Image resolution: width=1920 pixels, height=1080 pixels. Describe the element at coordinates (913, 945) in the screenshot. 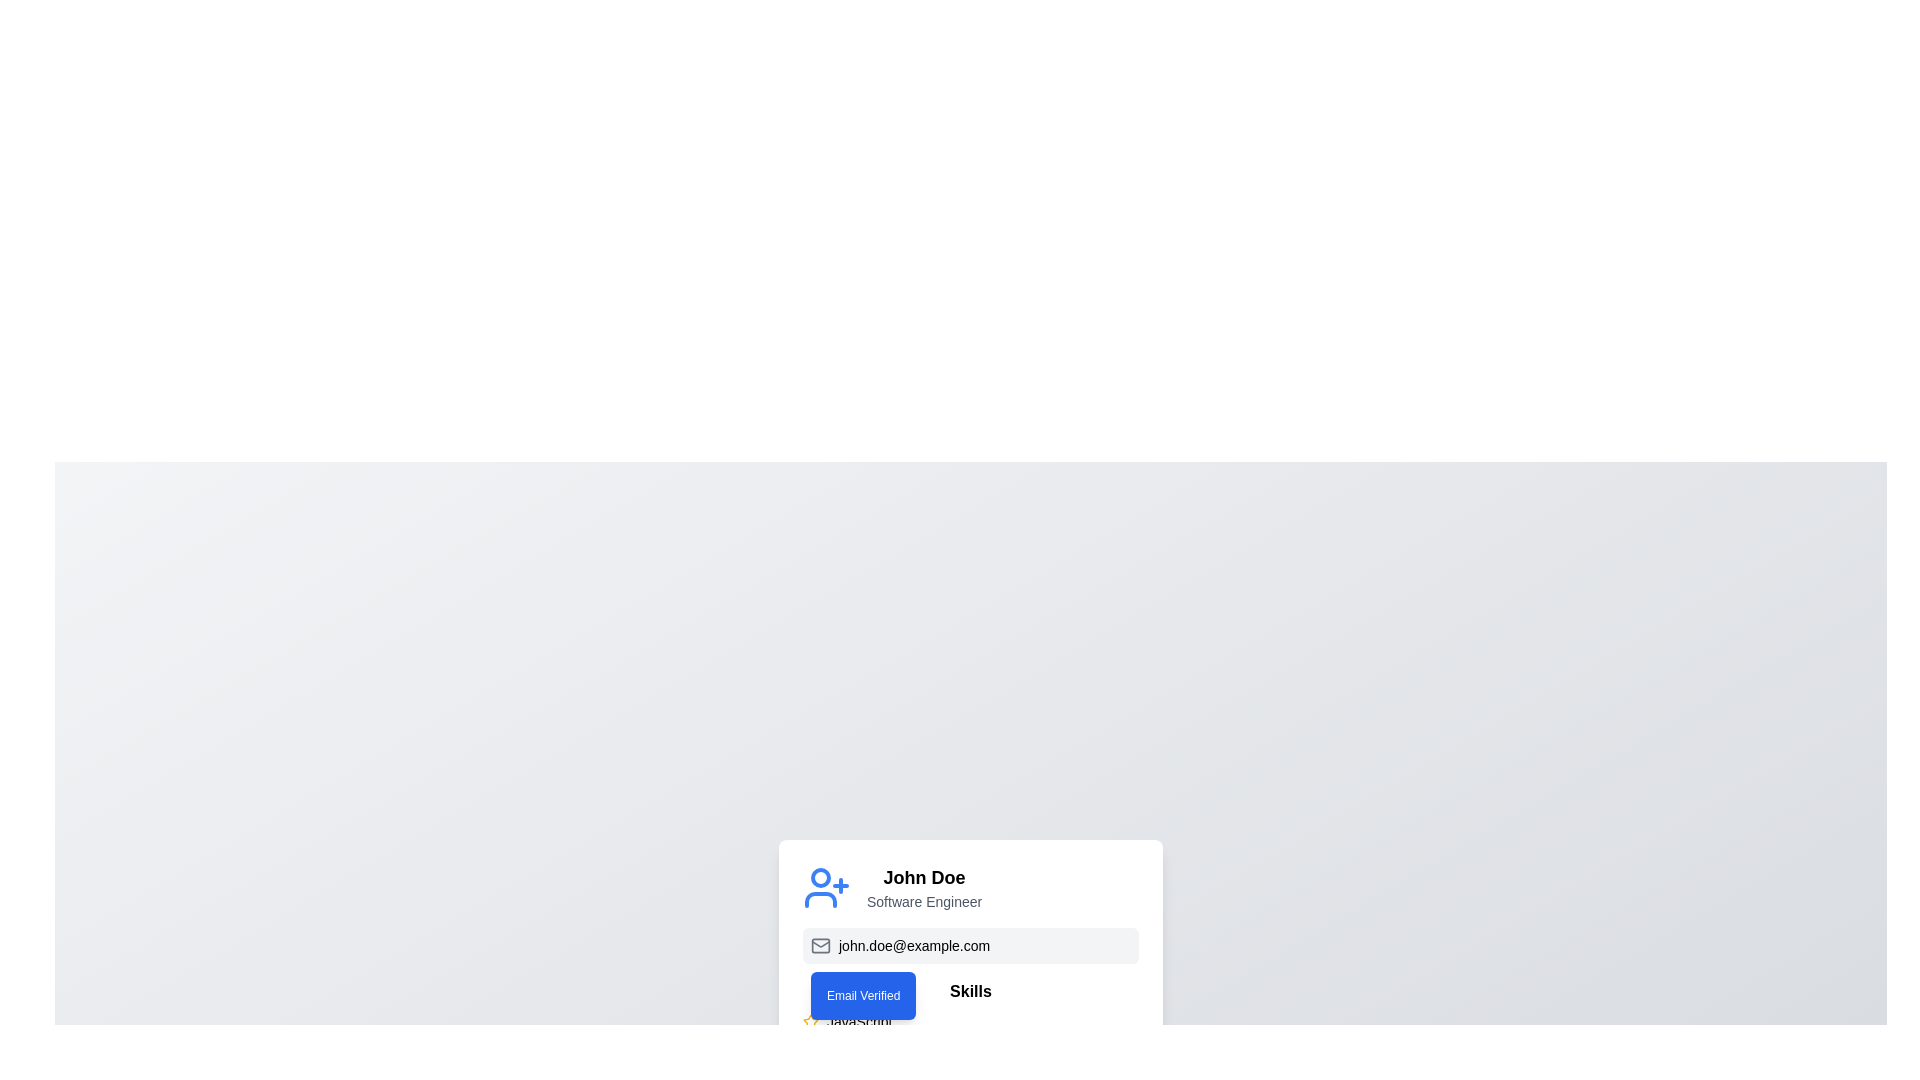

I see `the text element displaying 'john.doe@example.com', which is part of the contact information and positioned between an email icon and the 'Email Verified' text` at that location.